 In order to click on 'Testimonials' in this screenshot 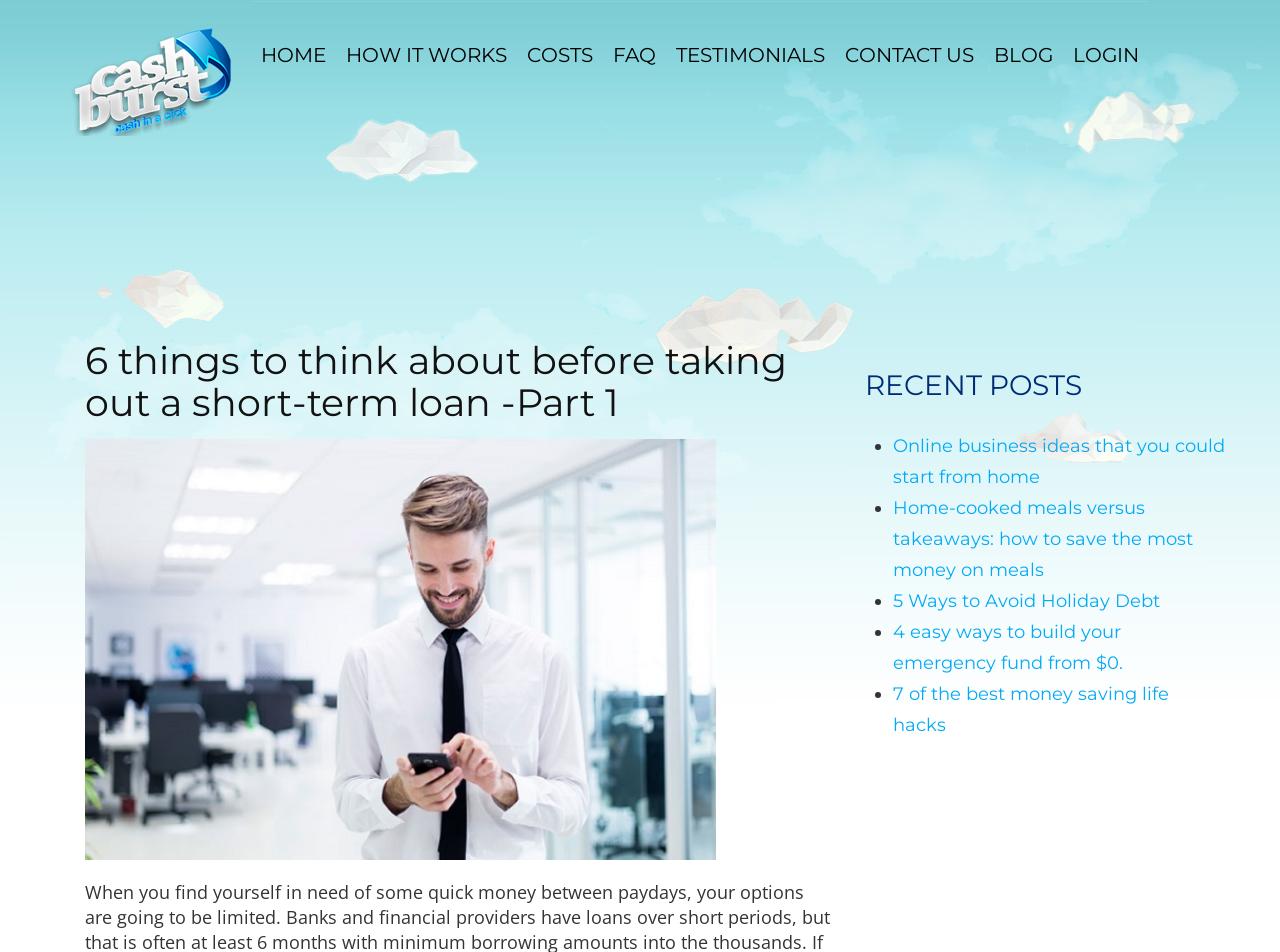, I will do `click(749, 55)`.